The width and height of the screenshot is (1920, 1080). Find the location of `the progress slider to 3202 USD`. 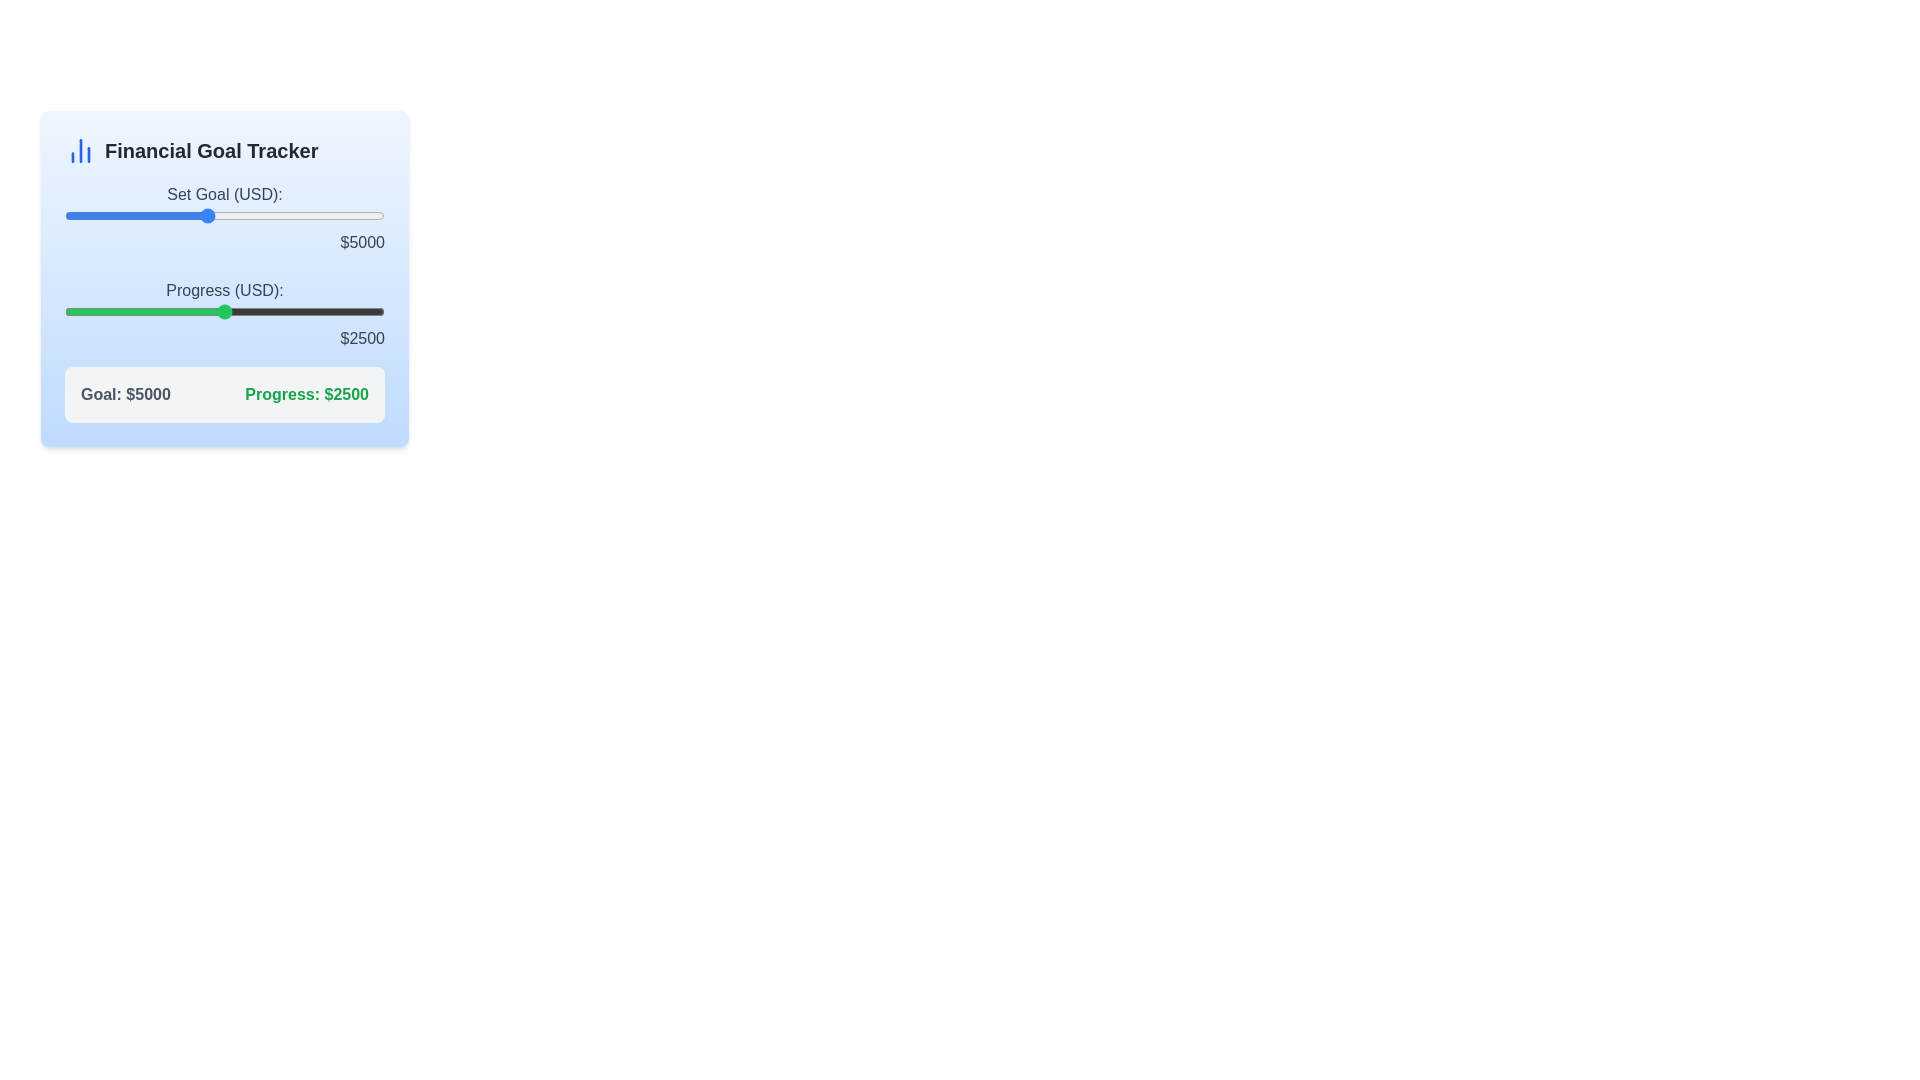

the progress slider to 3202 USD is located at coordinates (268, 312).